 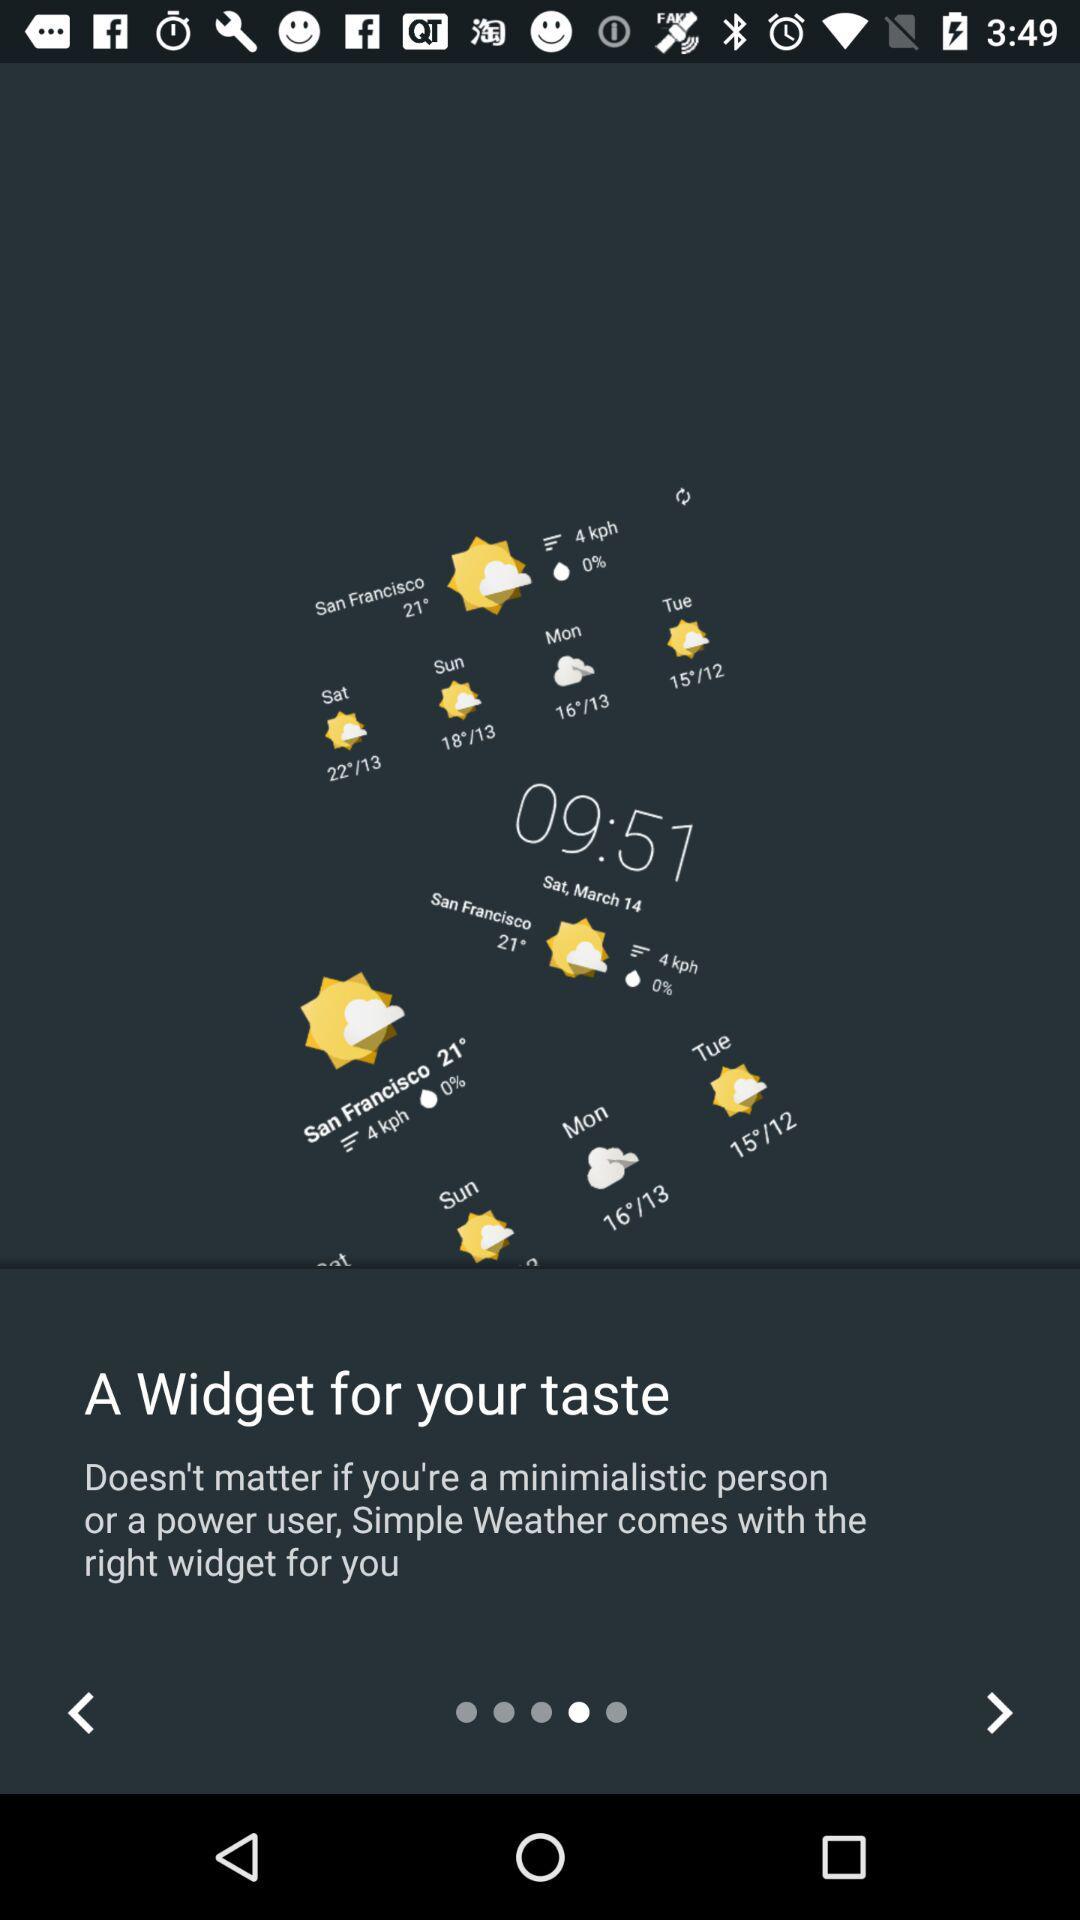 What do you see at coordinates (80, 1711) in the screenshot?
I see `the arrow_backward icon` at bounding box center [80, 1711].